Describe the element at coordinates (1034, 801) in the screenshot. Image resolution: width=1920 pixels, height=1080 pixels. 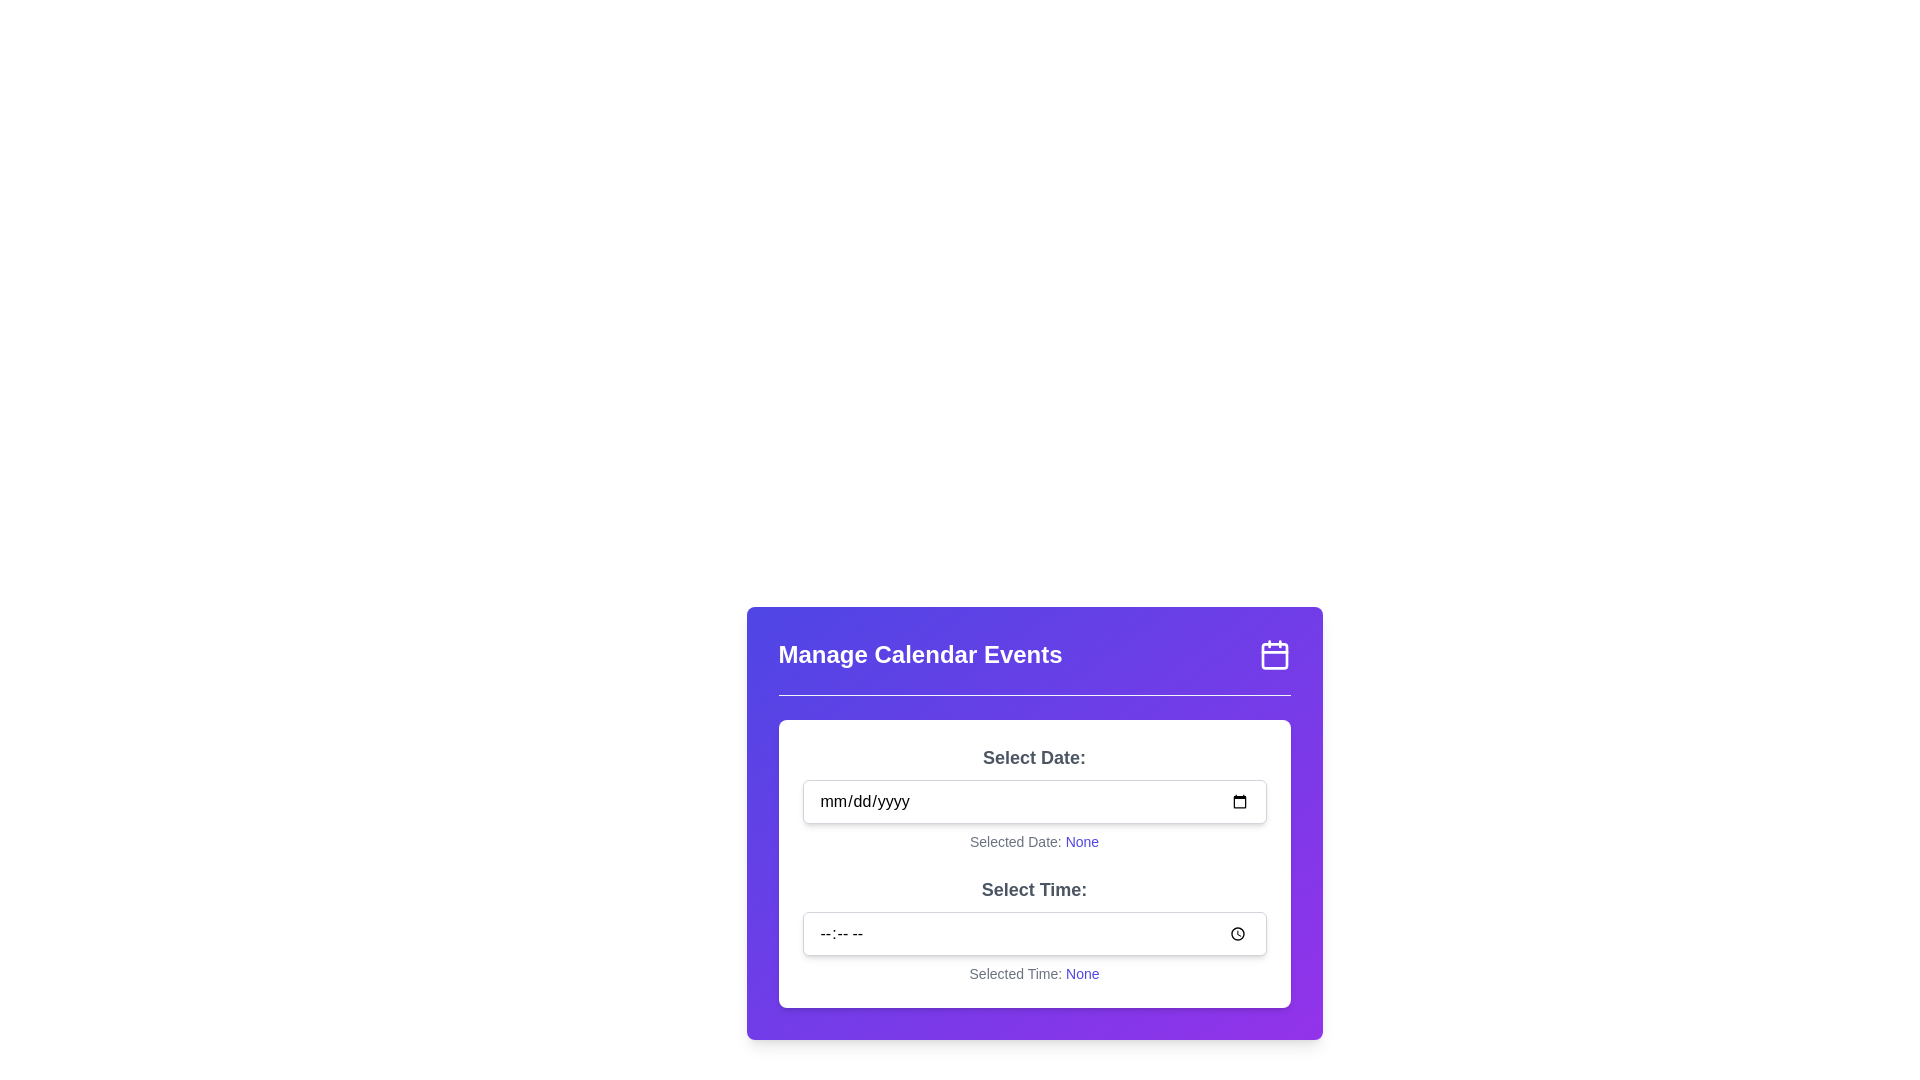
I see `the Date Input Field located in the central area of the form to bring up the date picker` at that location.